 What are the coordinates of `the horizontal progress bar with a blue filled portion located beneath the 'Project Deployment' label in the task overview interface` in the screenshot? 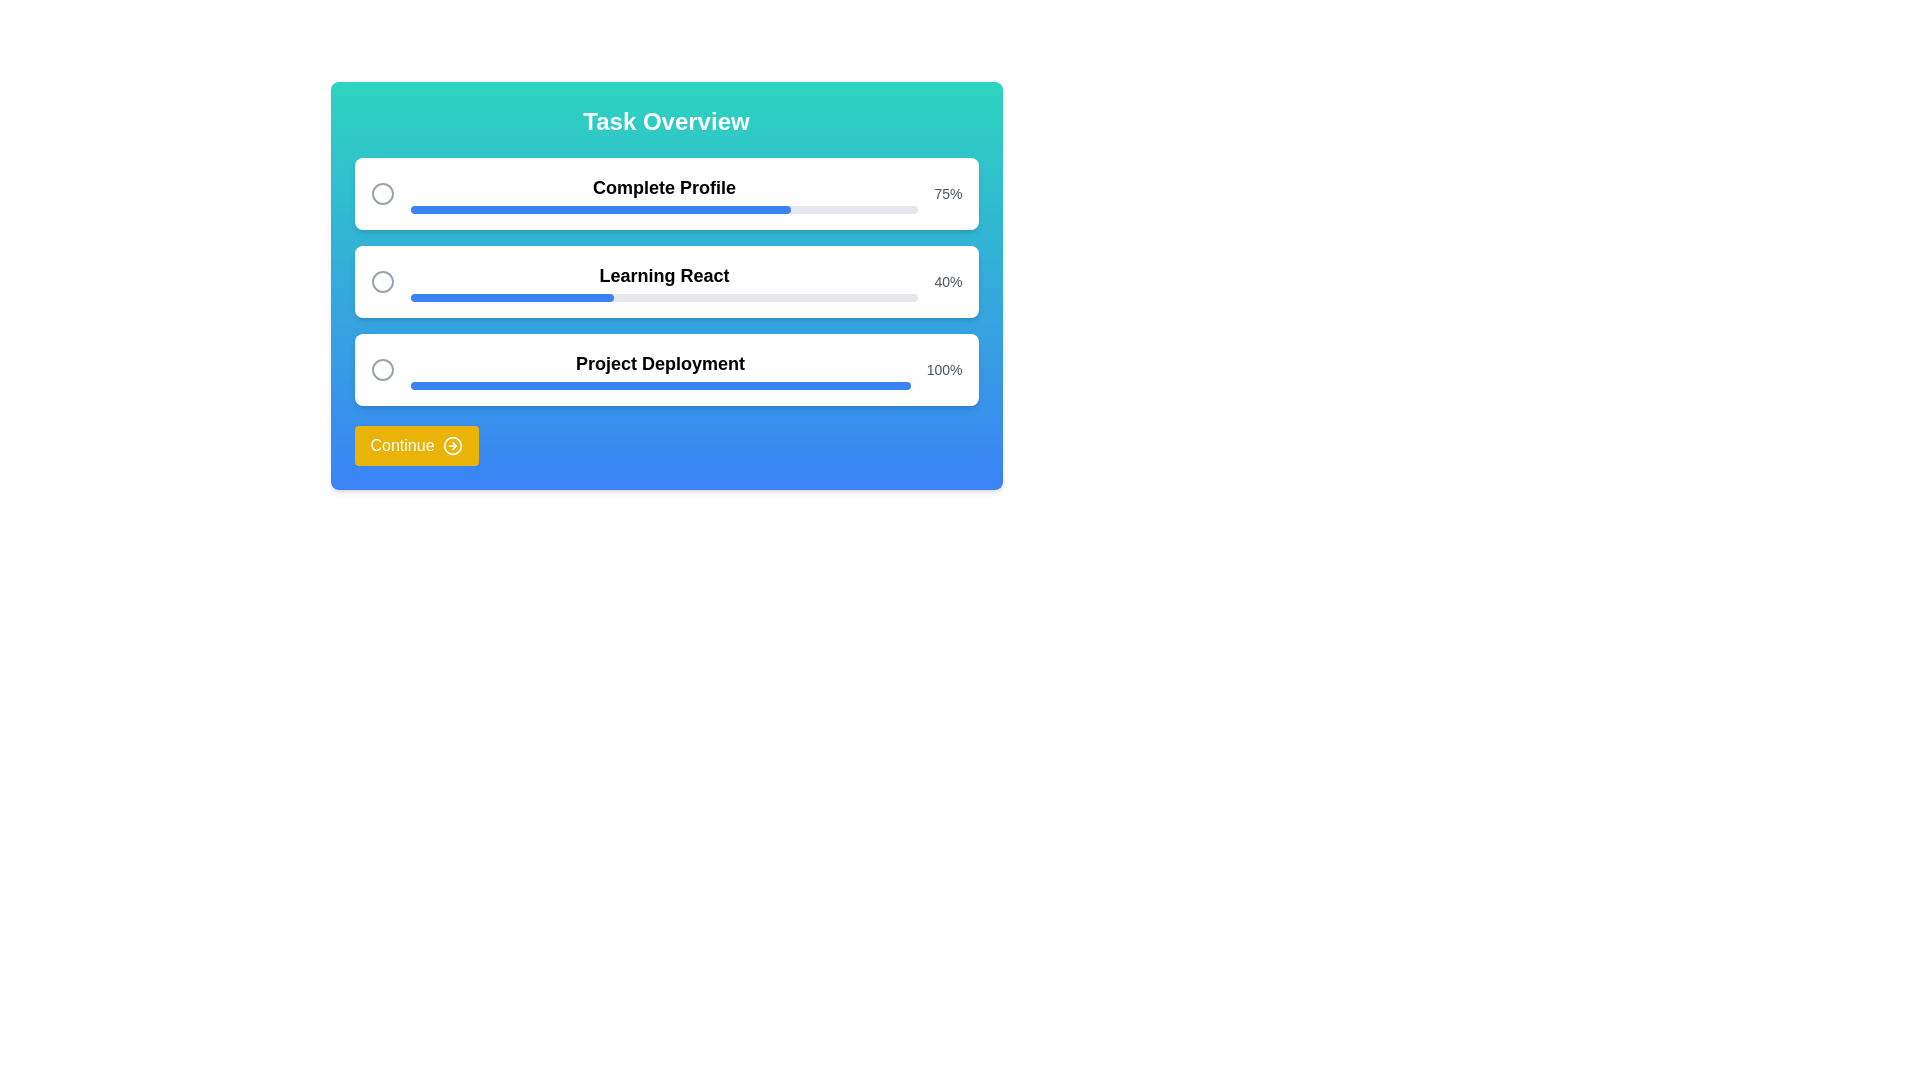 It's located at (660, 385).